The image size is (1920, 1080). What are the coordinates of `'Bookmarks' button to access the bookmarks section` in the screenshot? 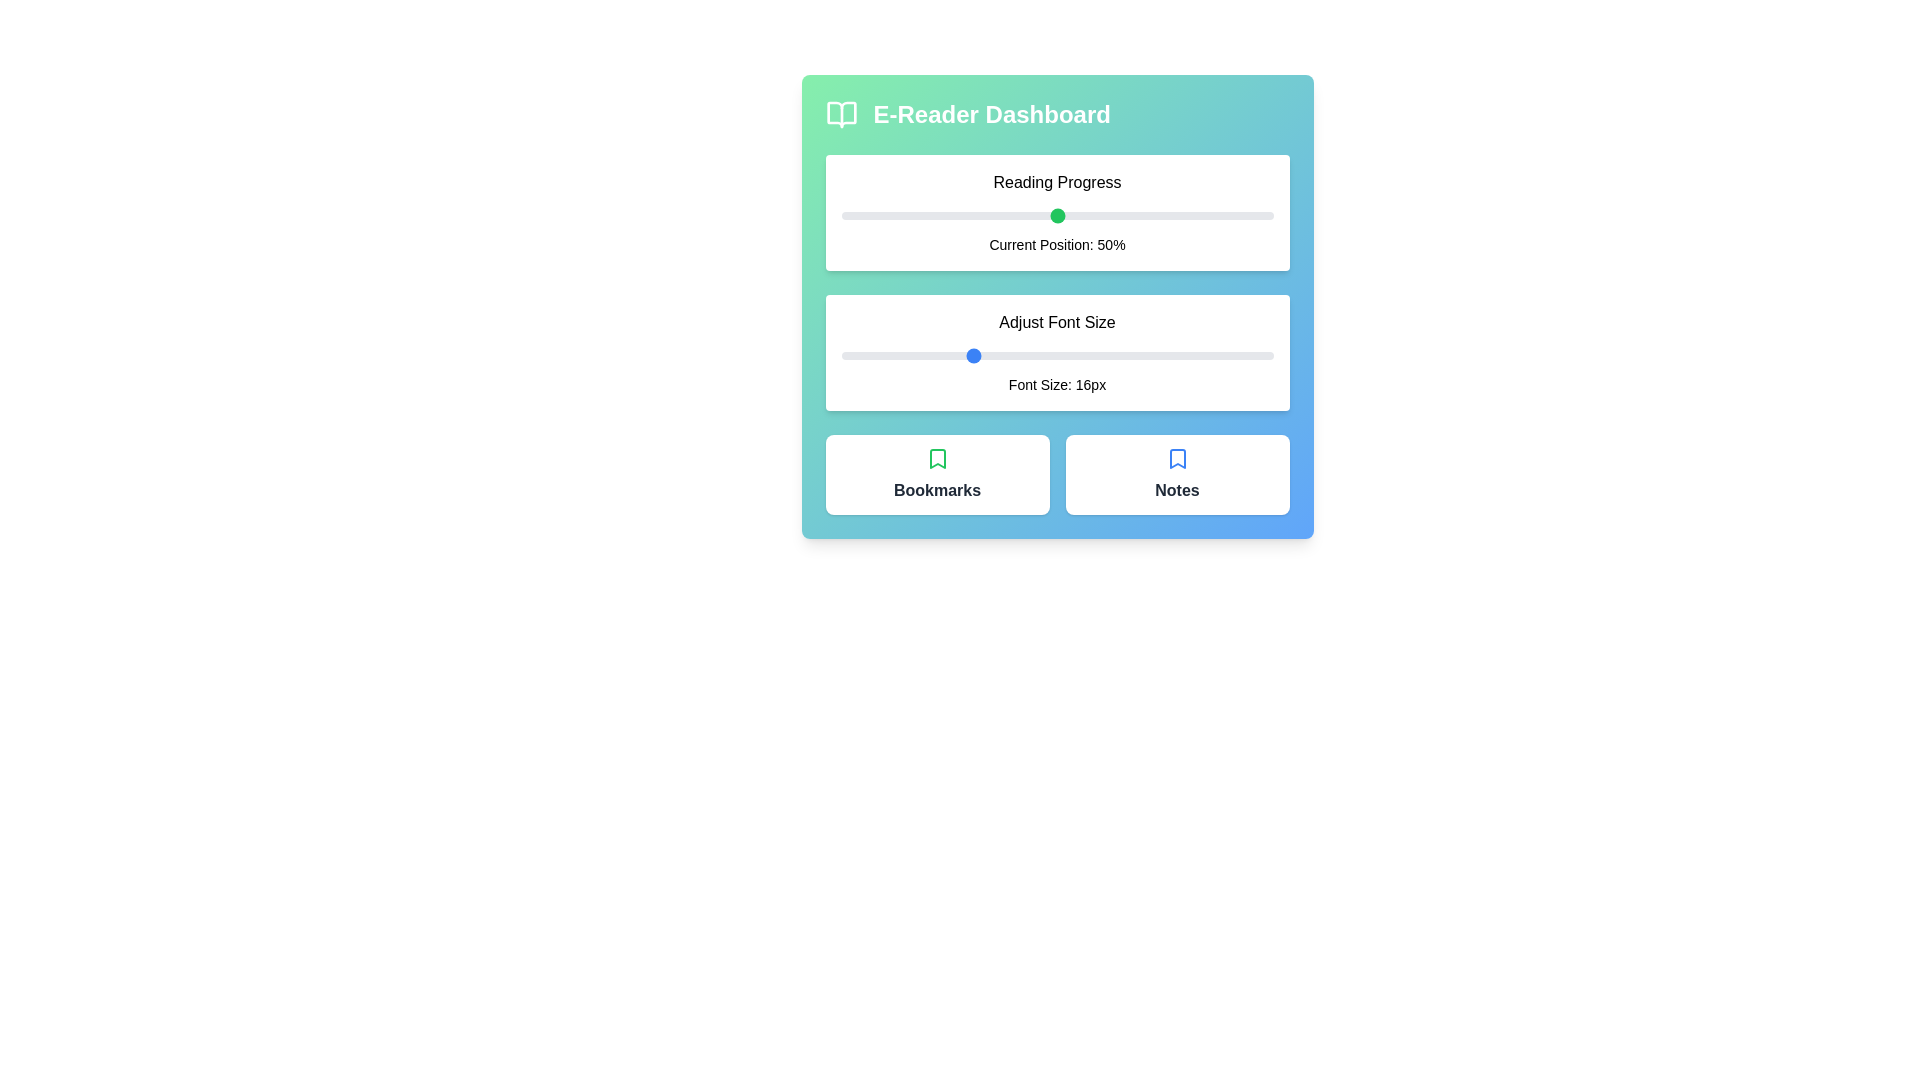 It's located at (936, 474).